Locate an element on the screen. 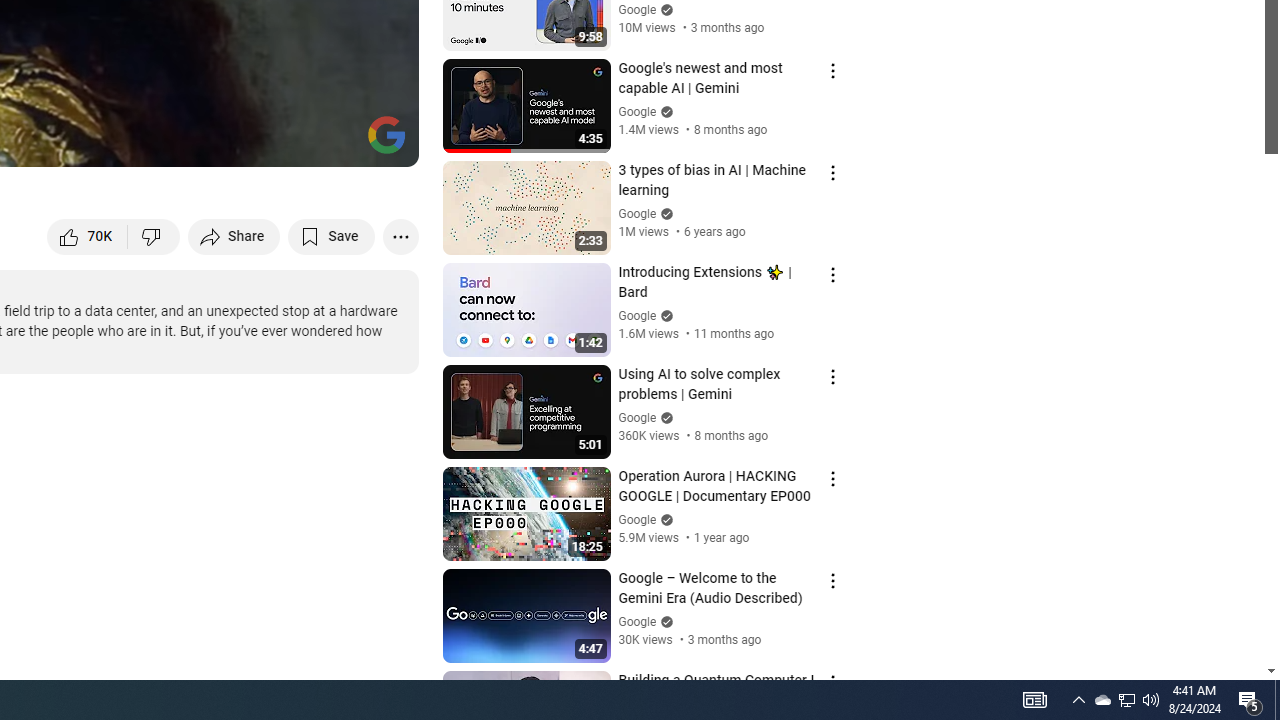 The width and height of the screenshot is (1280, 720). 'Theater mode (t)' is located at coordinates (334, 141).